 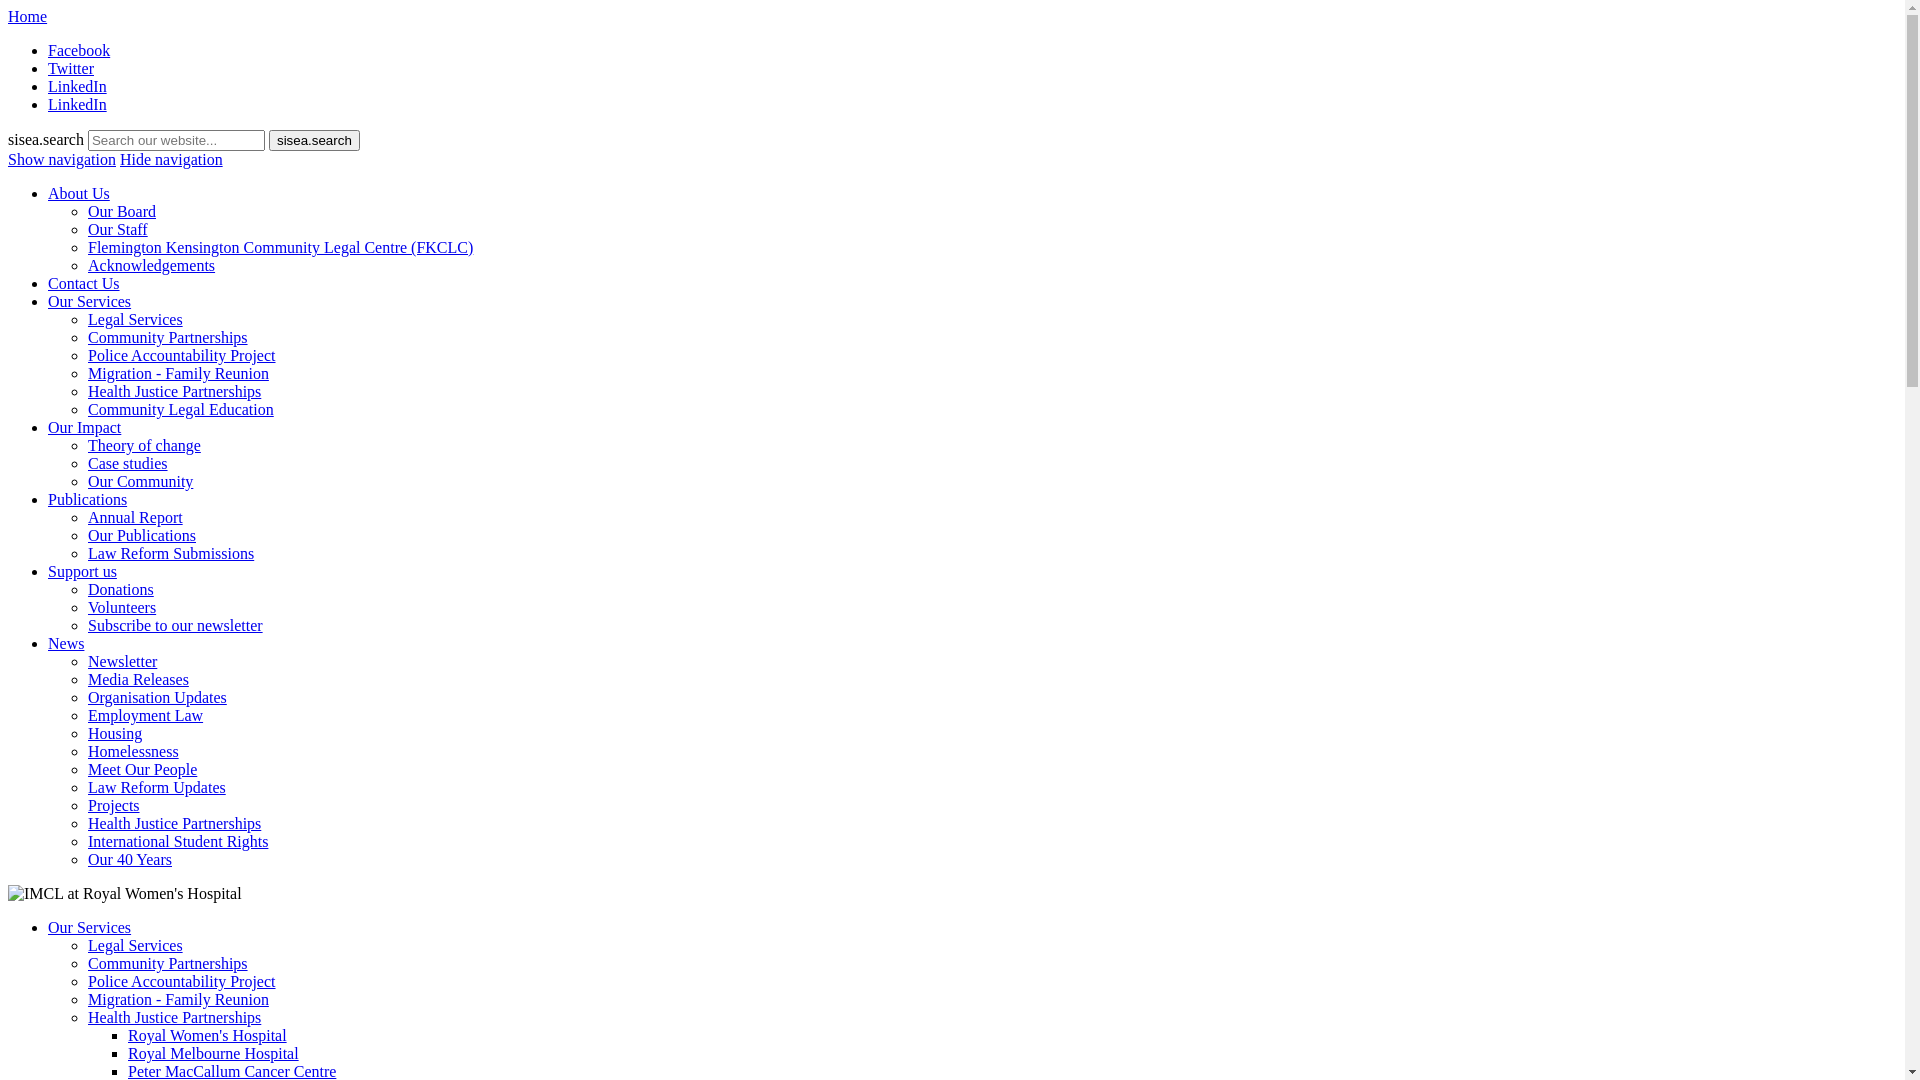 I want to click on 'LinkedIn', so click(x=77, y=104).